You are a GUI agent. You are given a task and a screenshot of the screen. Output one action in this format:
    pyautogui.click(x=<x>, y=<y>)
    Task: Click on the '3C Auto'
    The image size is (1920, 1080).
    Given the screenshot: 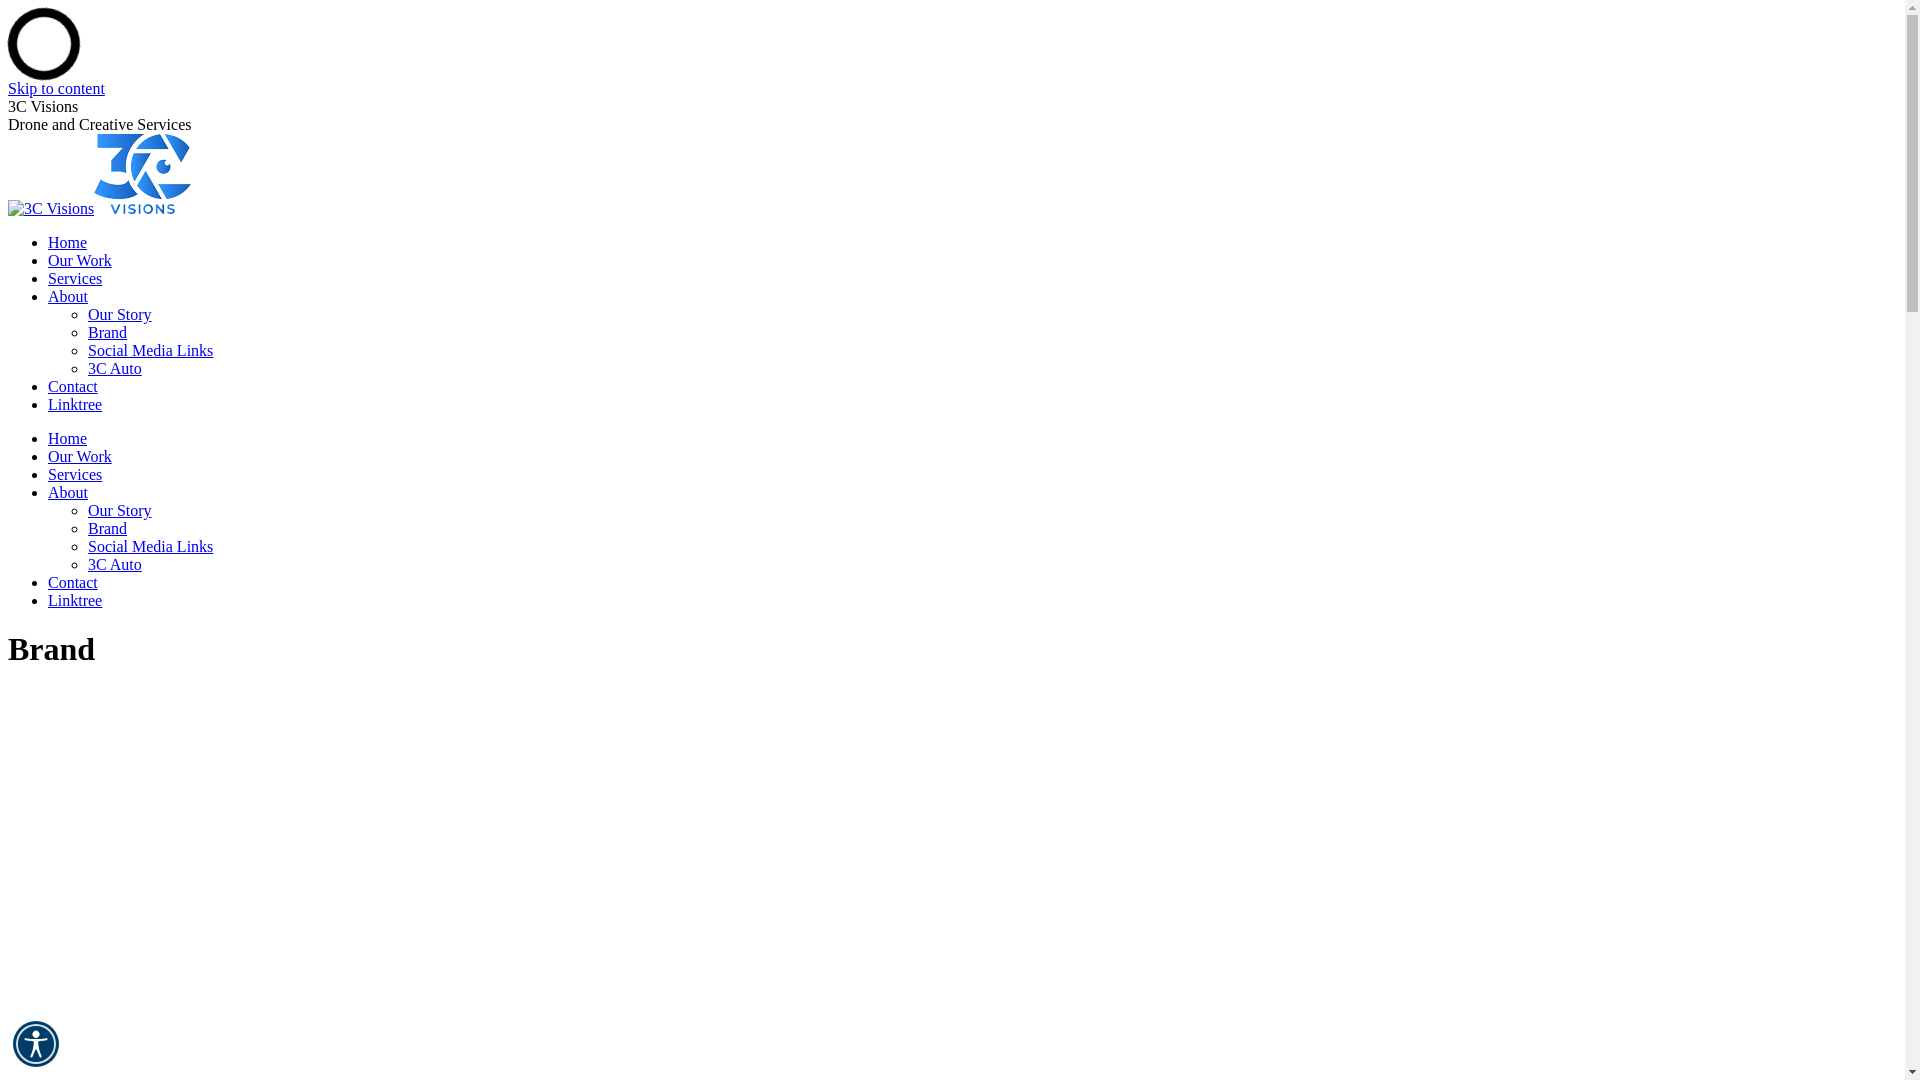 What is the action you would take?
    pyautogui.click(x=114, y=564)
    